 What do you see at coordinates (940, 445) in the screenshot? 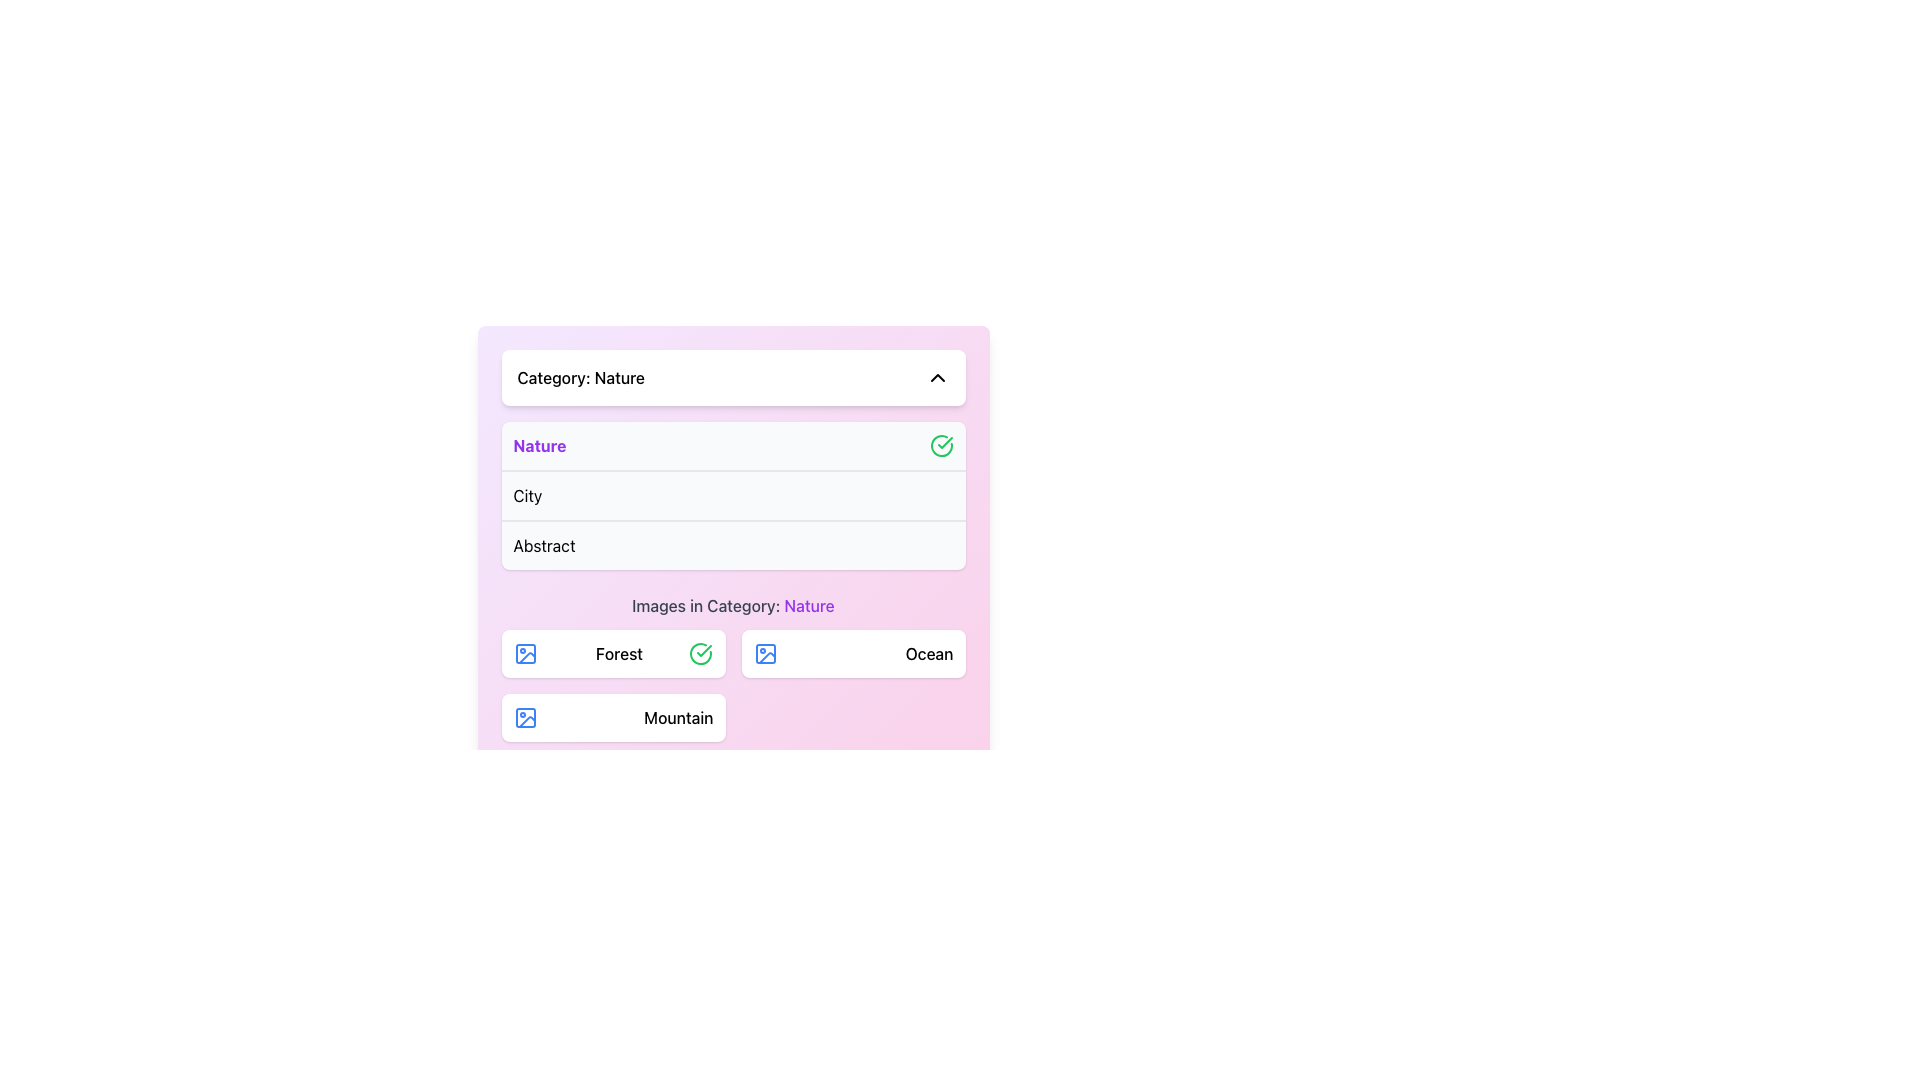
I see `the circular graphical icon with a green checkmark located to the right of the text 'Forest' in the 'Images in Category: Nature' section` at bounding box center [940, 445].